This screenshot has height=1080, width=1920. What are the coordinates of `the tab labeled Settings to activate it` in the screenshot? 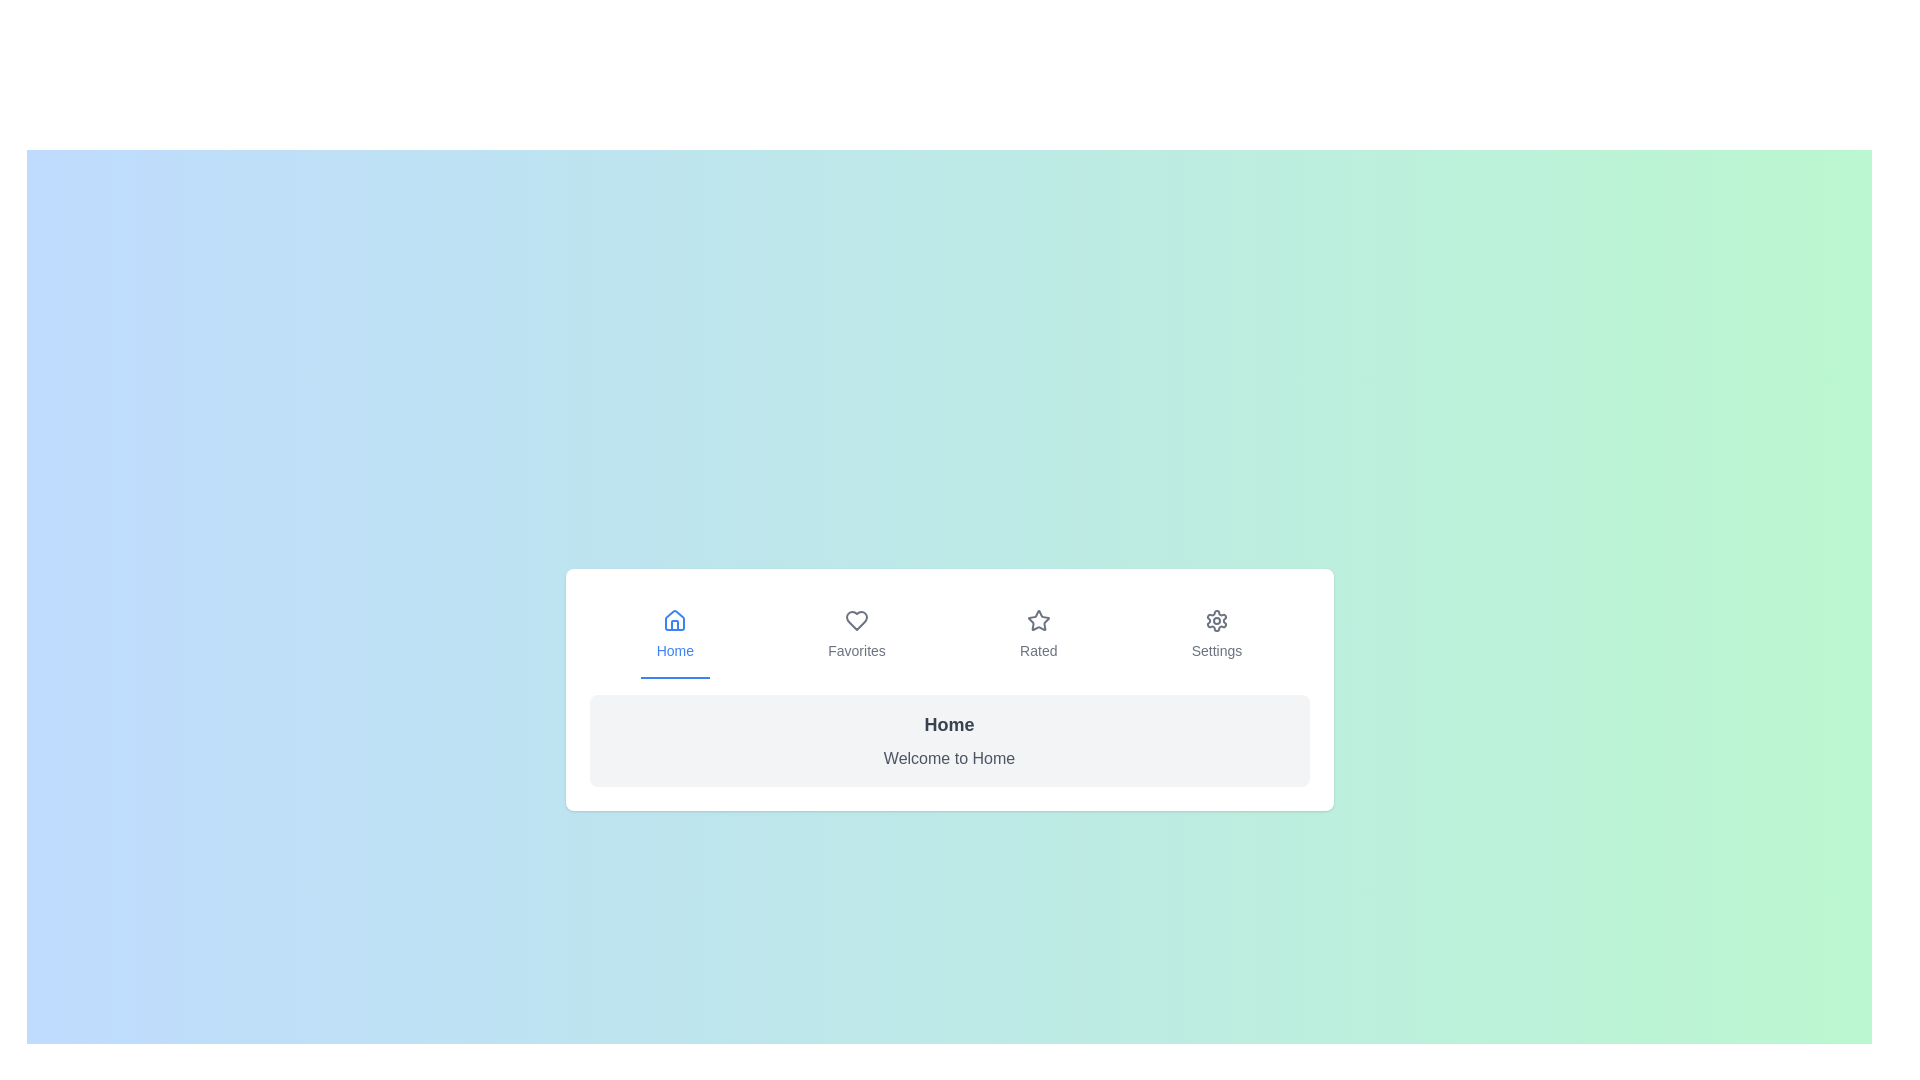 It's located at (1216, 636).